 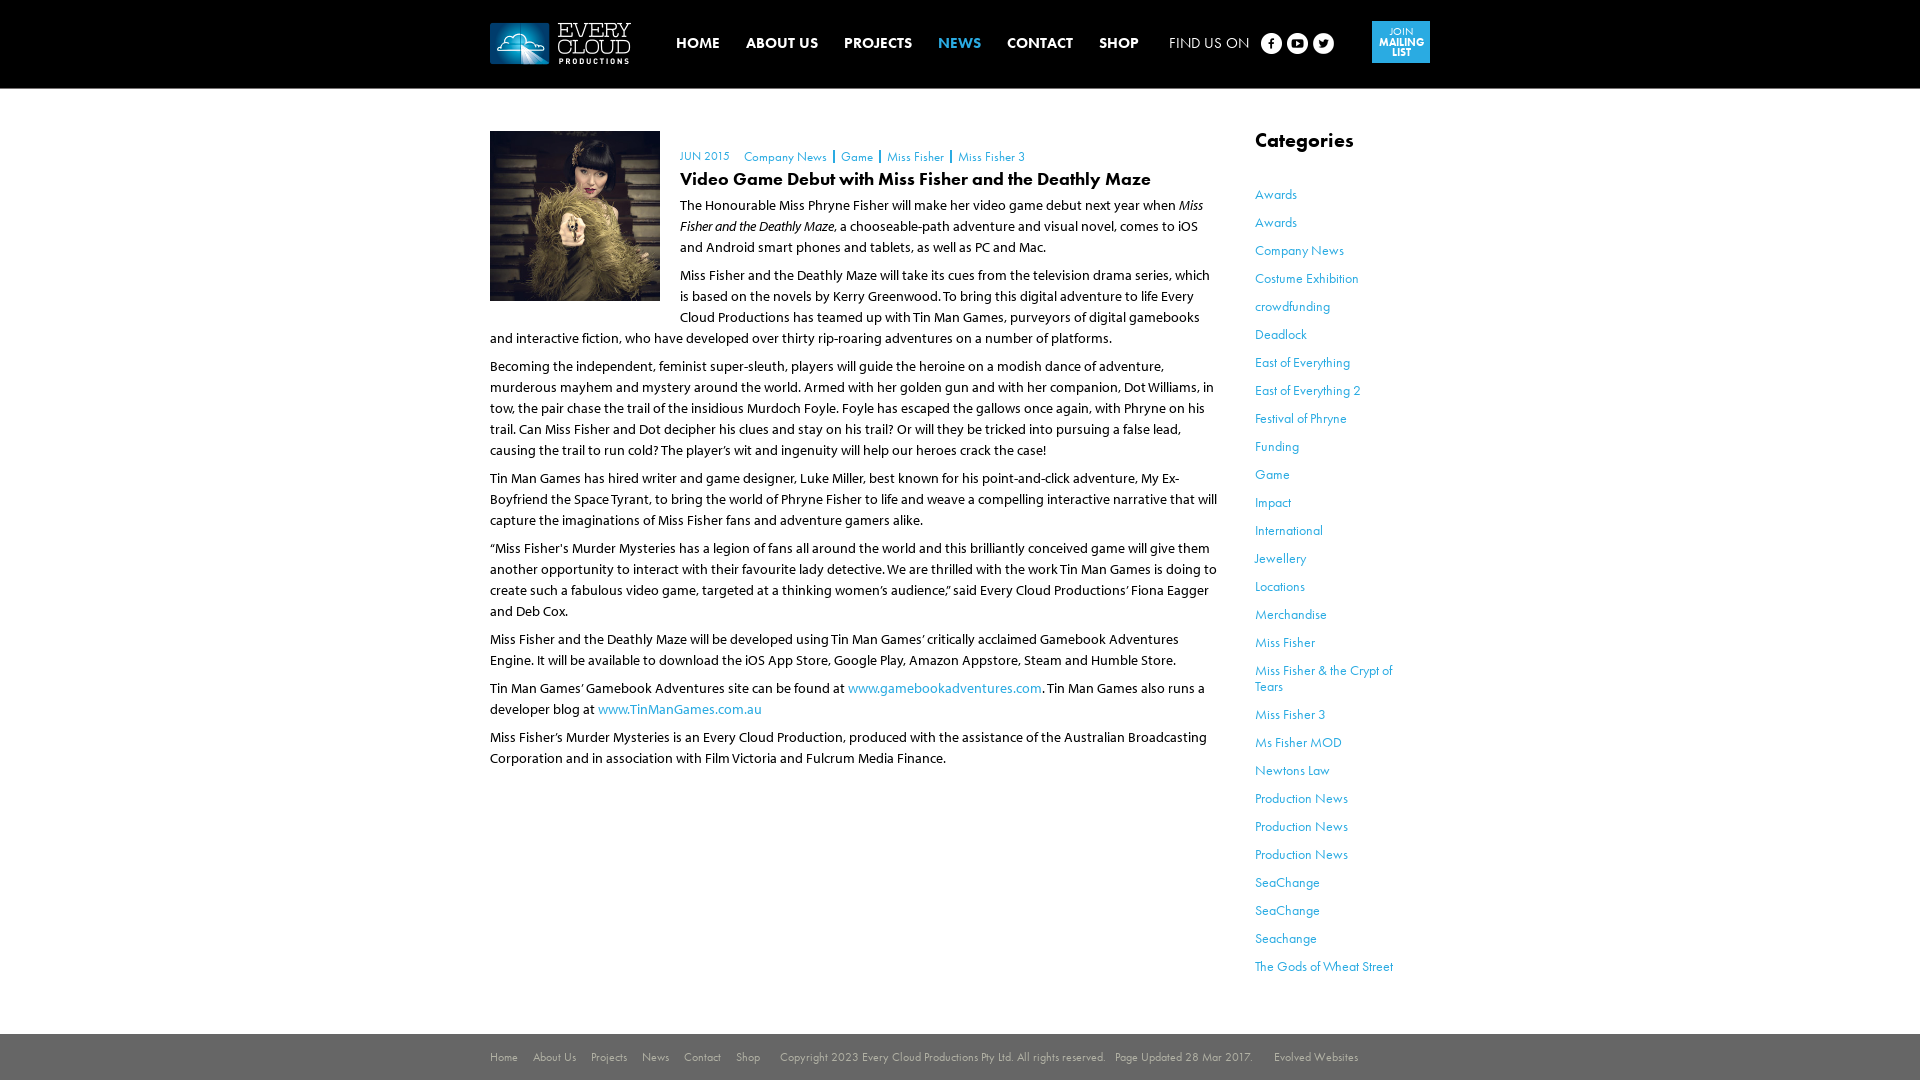 I want to click on 'PROJECTS', so click(x=844, y=42).